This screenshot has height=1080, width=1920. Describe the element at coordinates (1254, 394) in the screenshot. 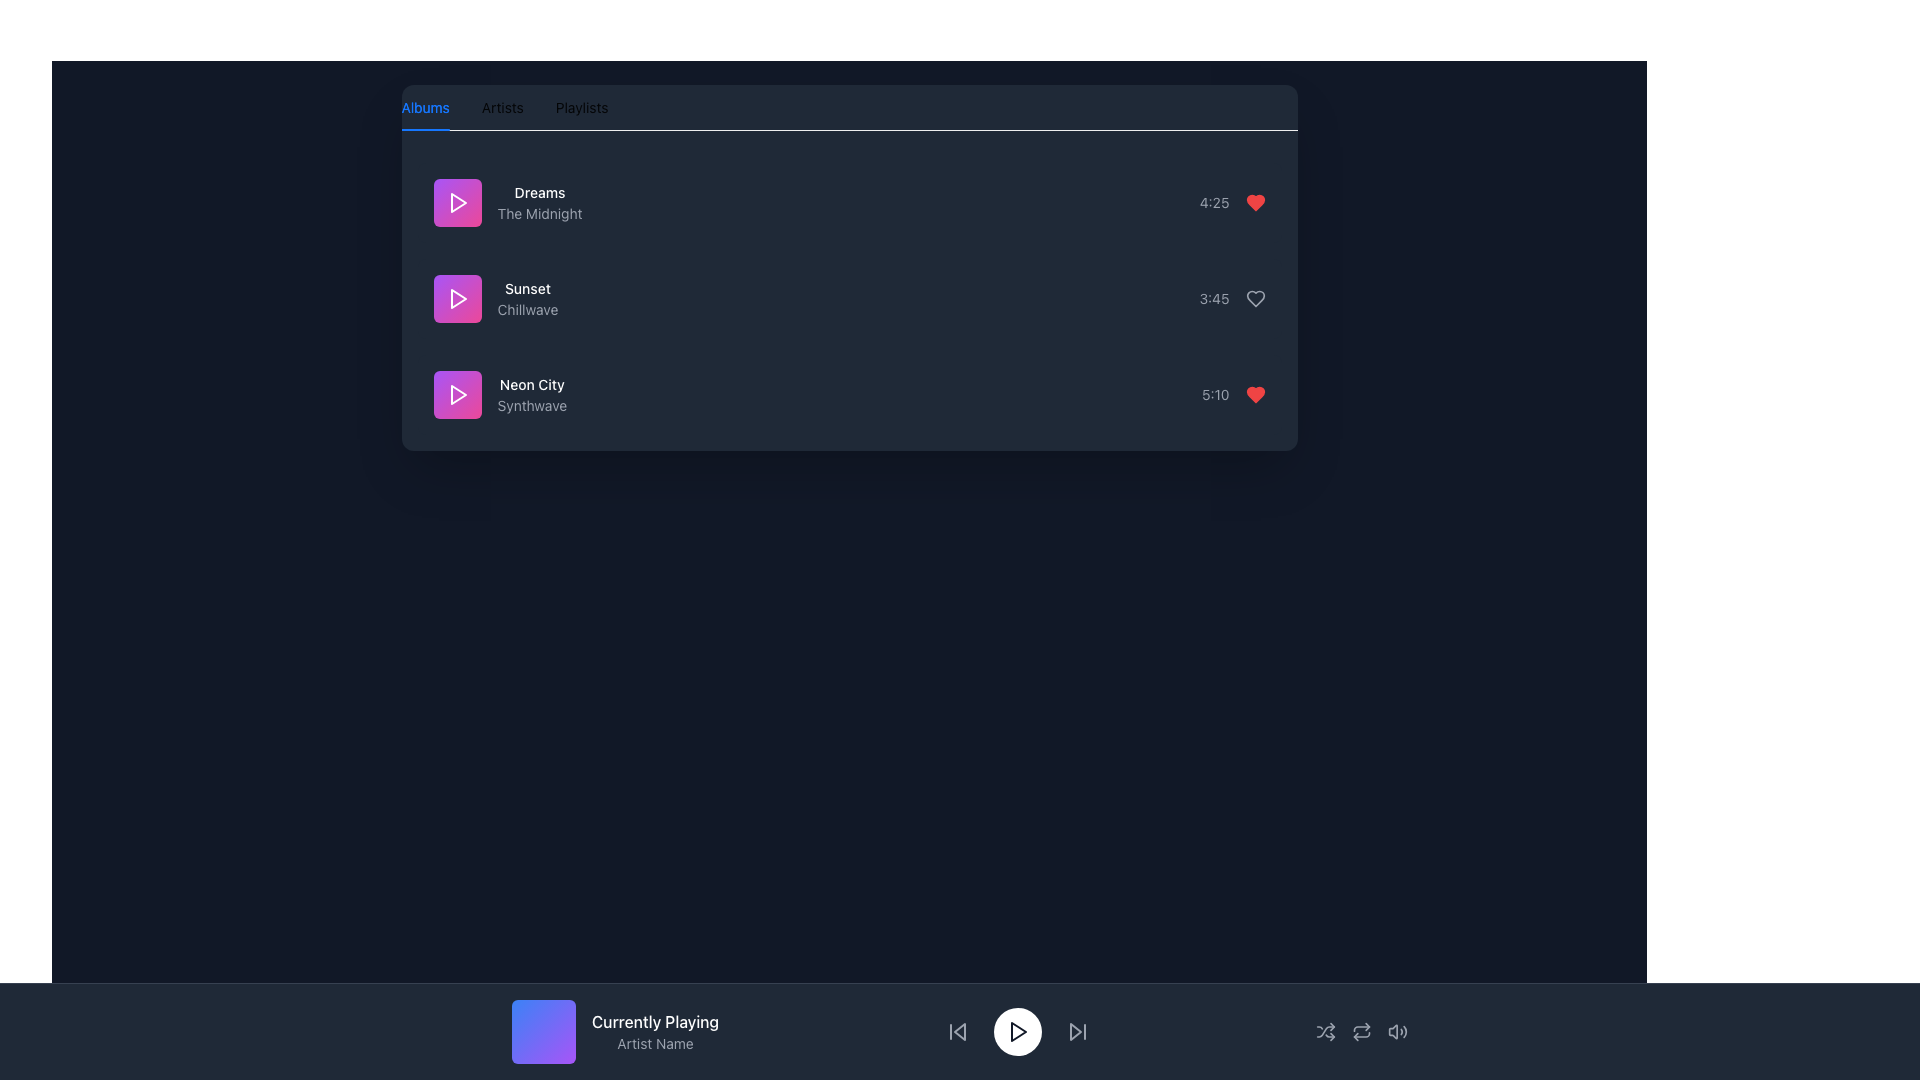

I see `the red heart-shaped icon button located to the right of the '5:10' time label` at that location.